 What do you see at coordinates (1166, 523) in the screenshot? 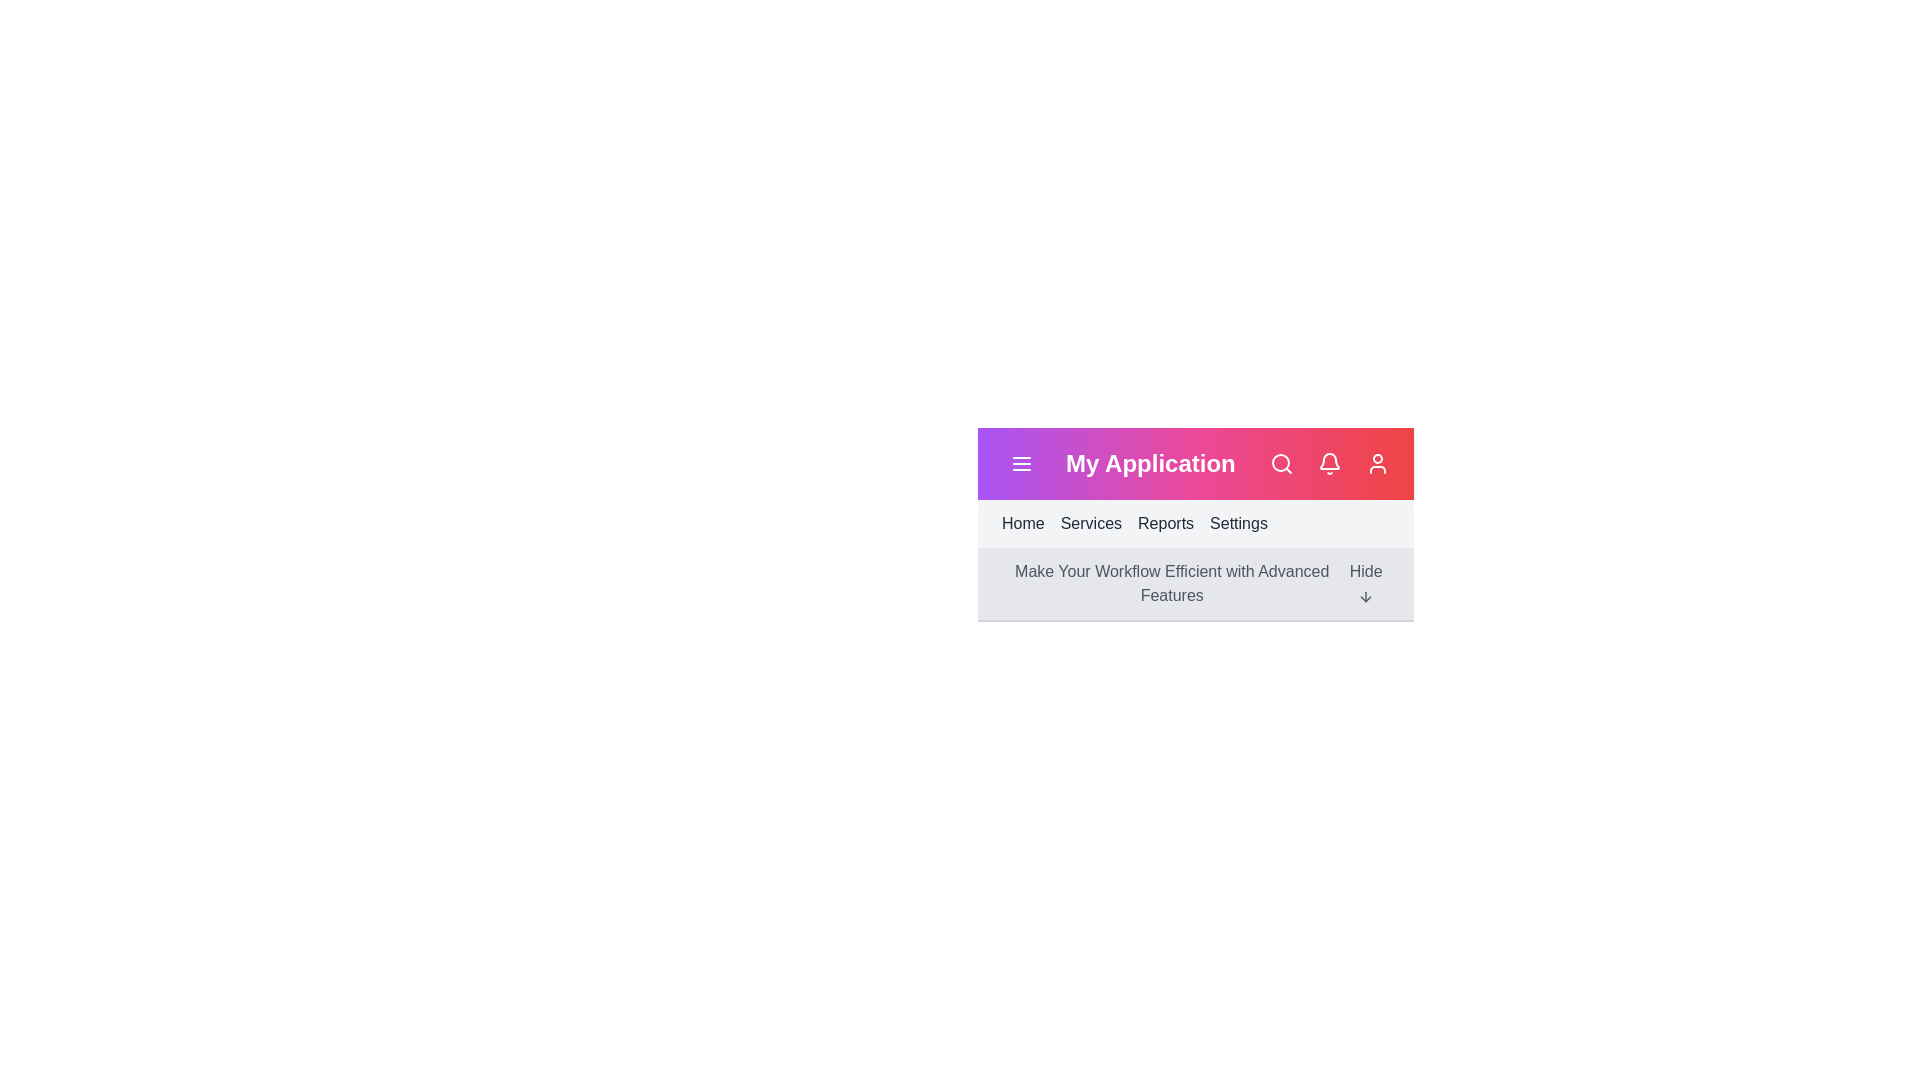
I see `the navigation link labeled Reports to navigate to the corresponding section` at bounding box center [1166, 523].